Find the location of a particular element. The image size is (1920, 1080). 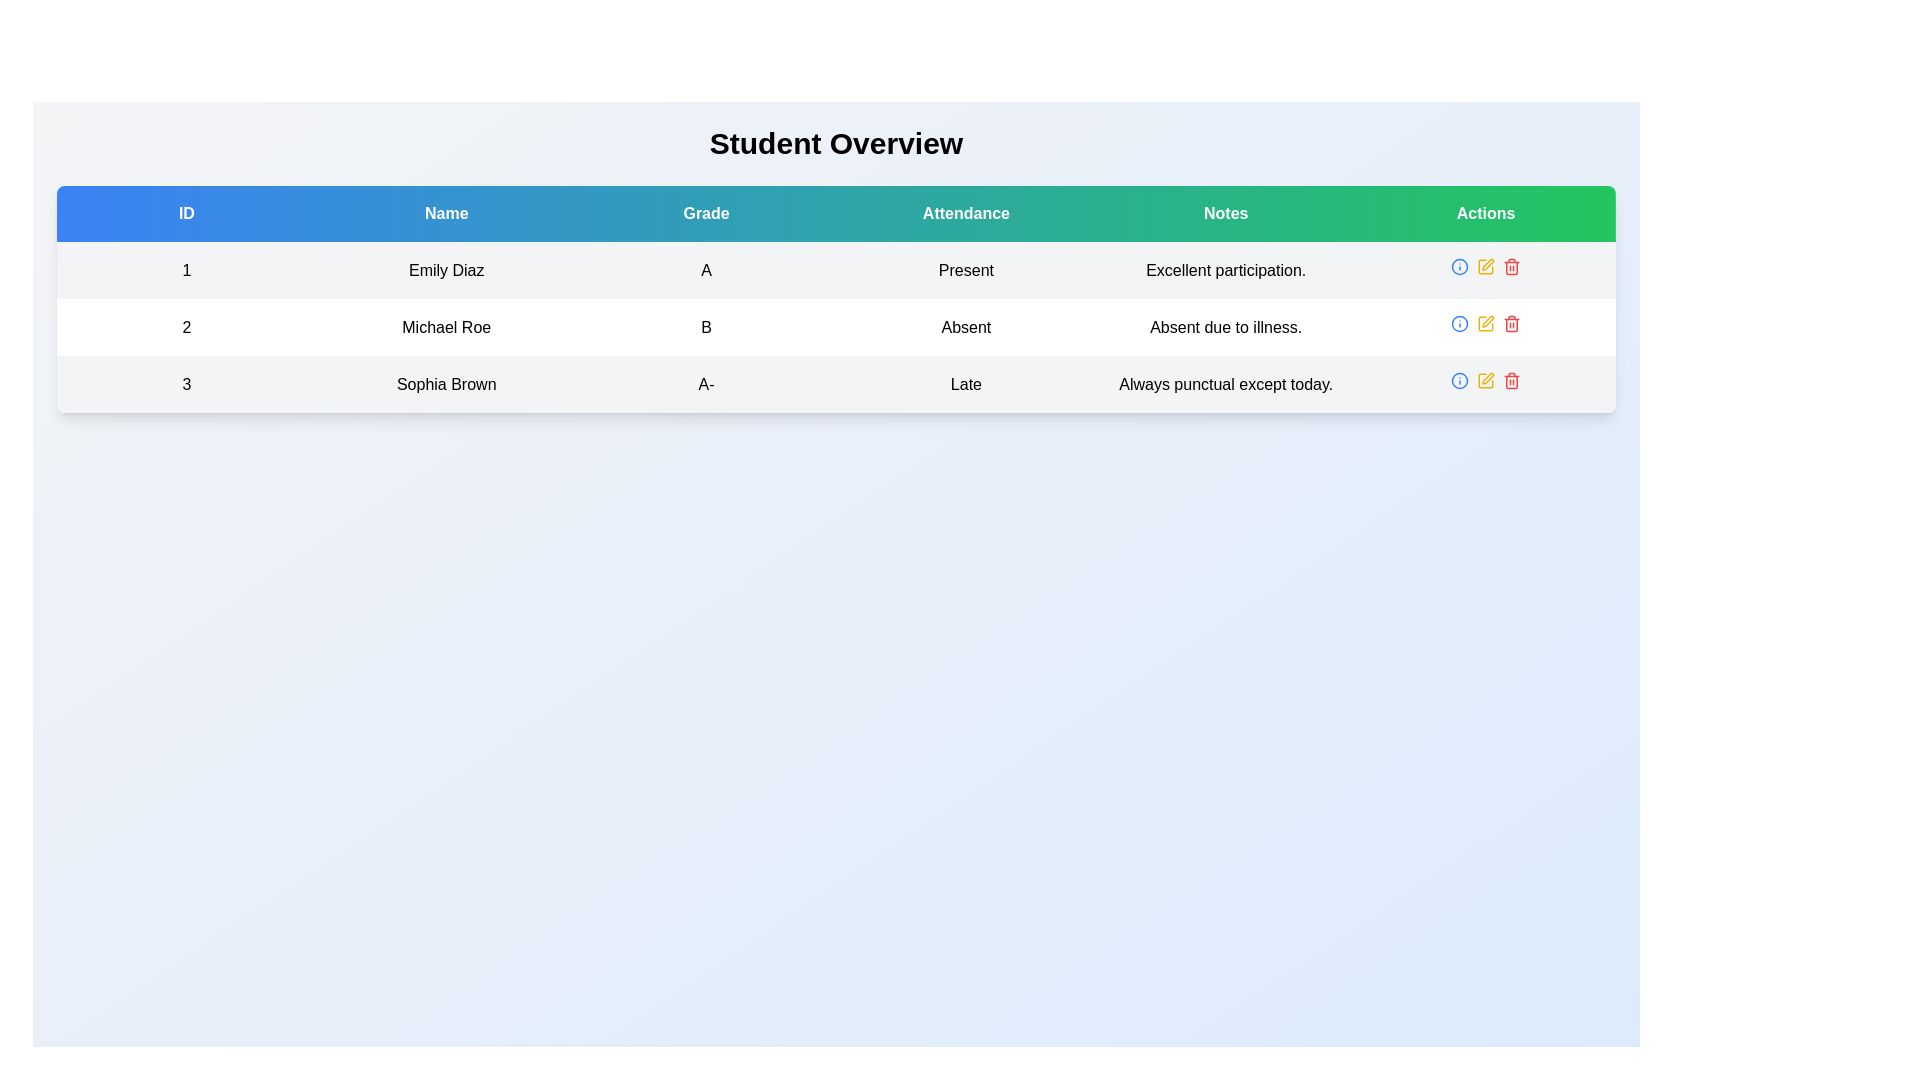

the static text element displaying the name 'Michael Roe' in the table row labeled 'Name' with a white background is located at coordinates (445, 326).